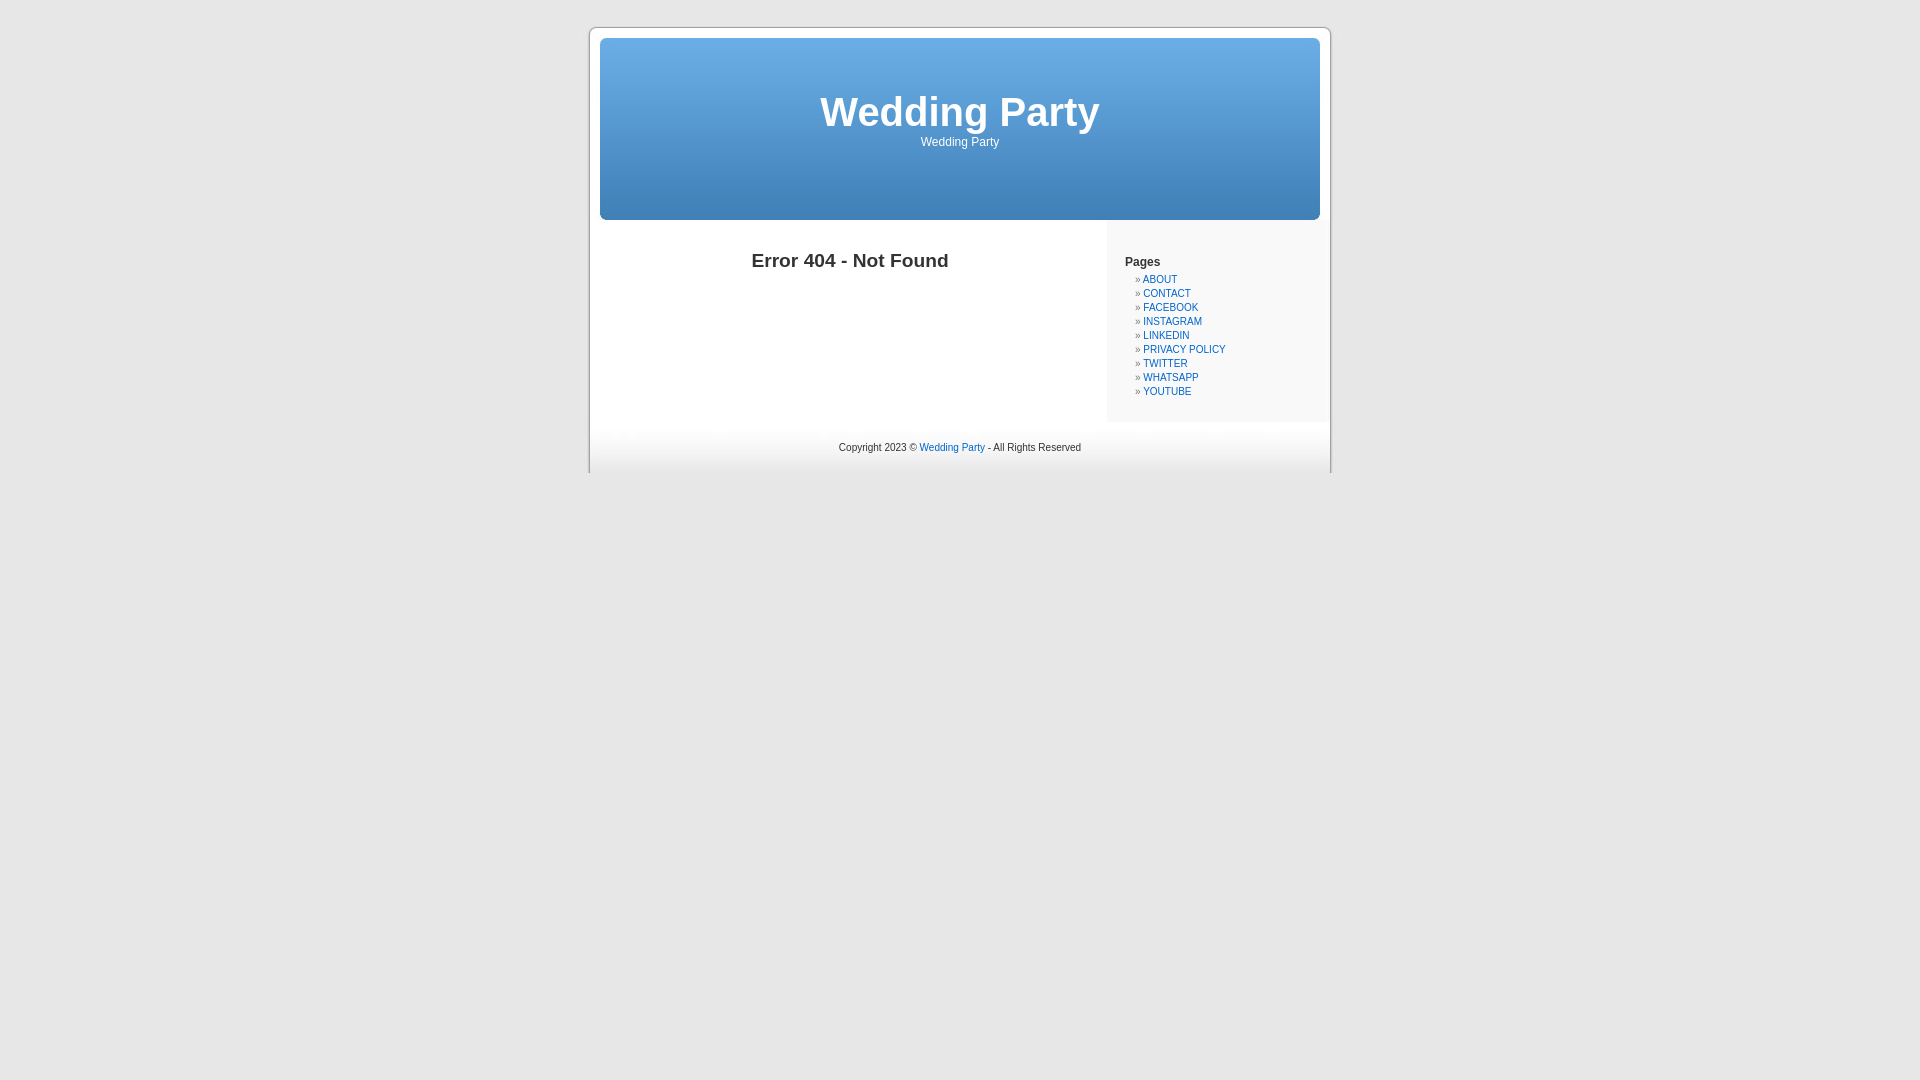 The image size is (1920, 1080). I want to click on 'WHATSAPP', so click(1170, 377).